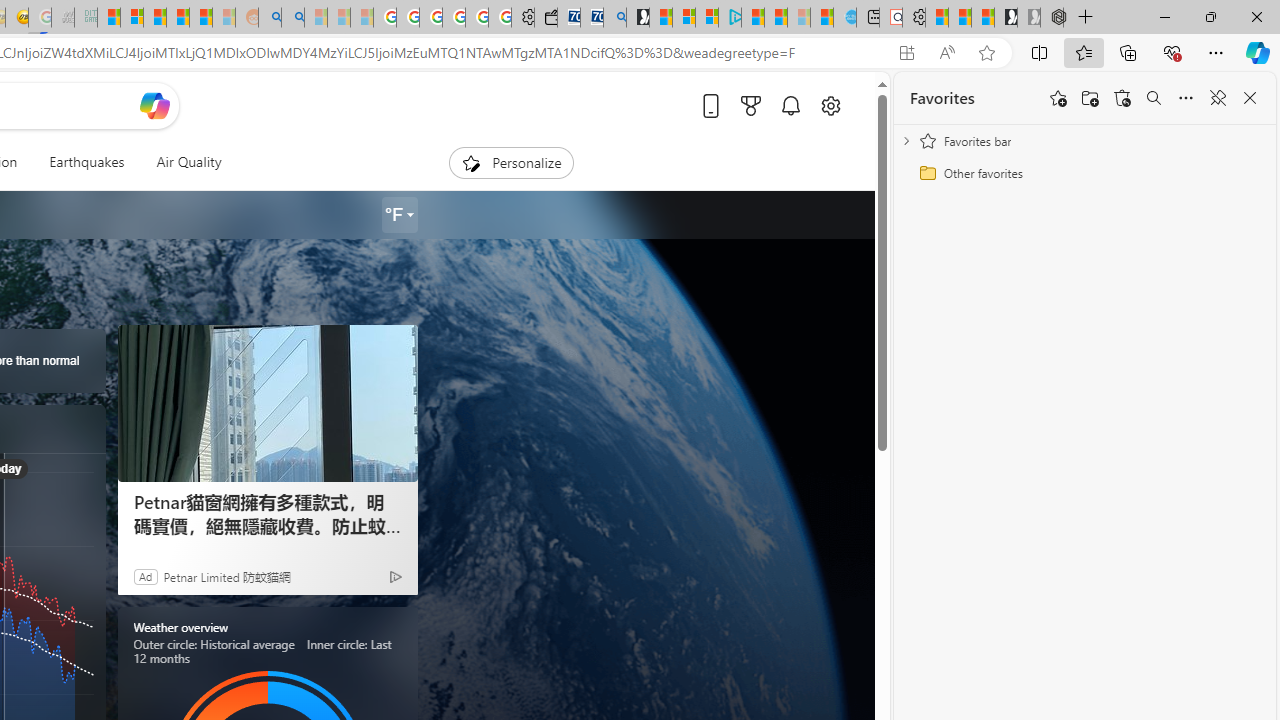 The height and width of the screenshot is (720, 1280). I want to click on 'Search favorites', so click(1153, 98).